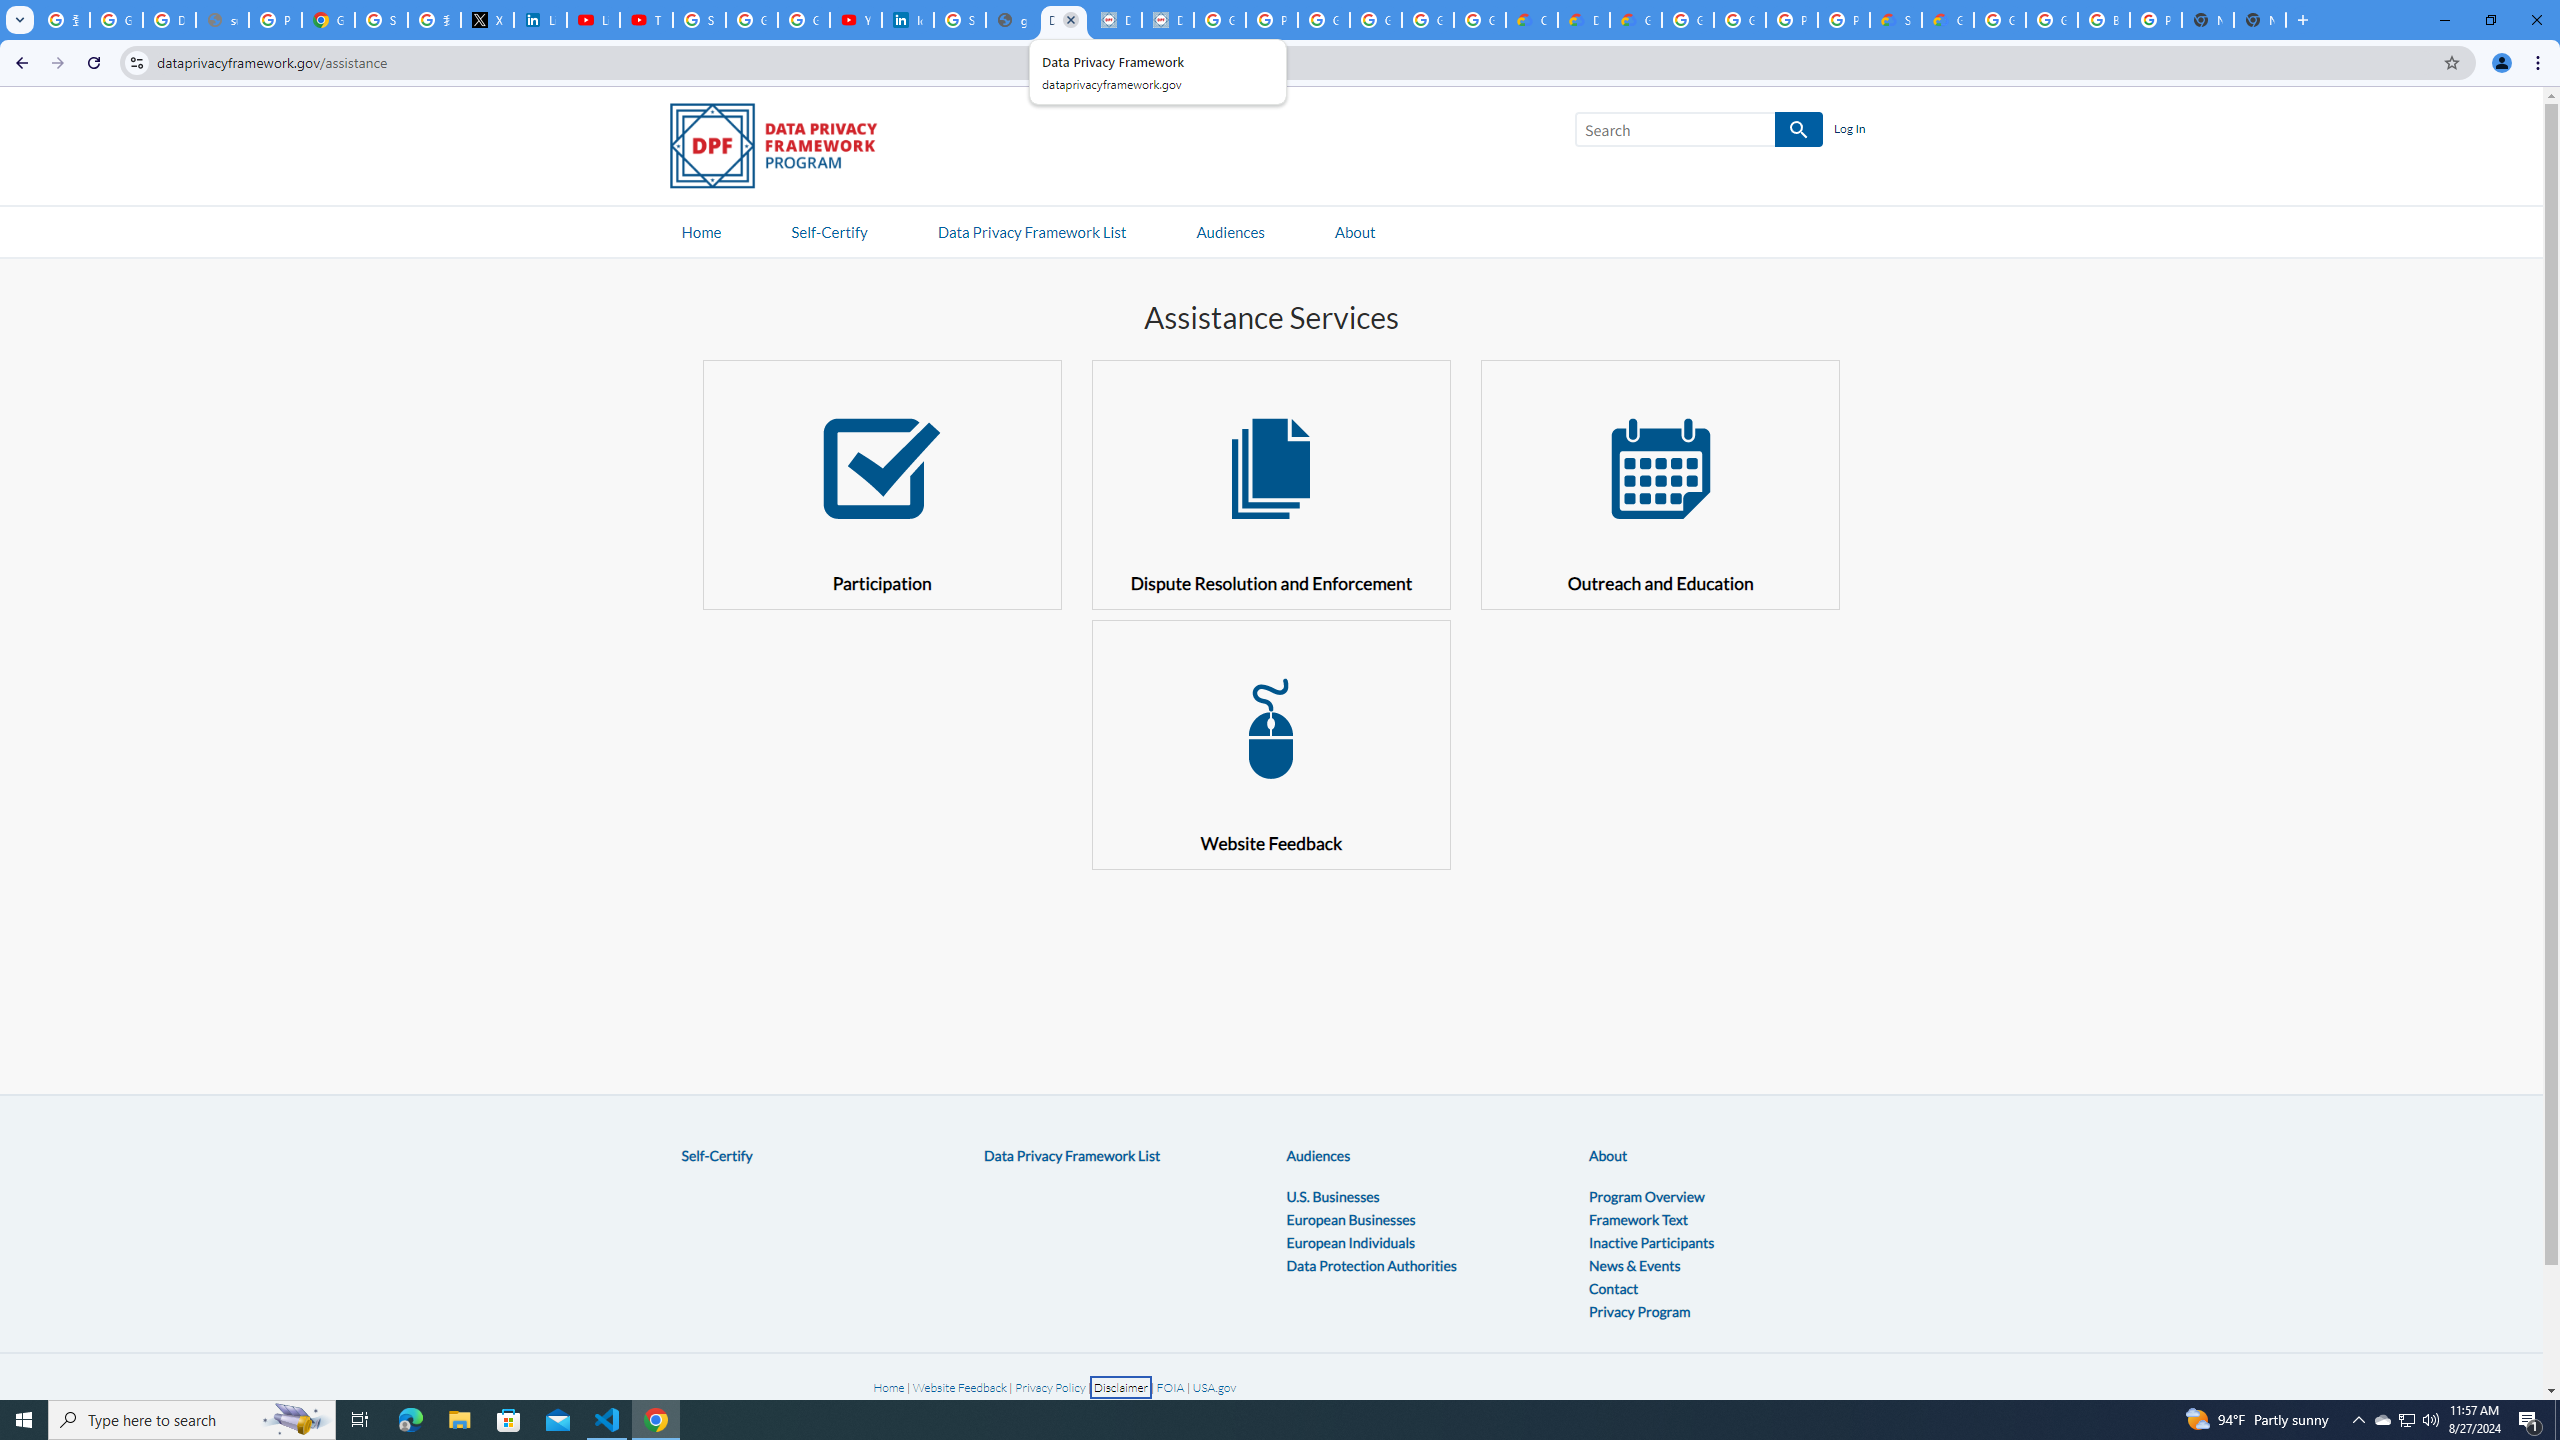 The width and height of the screenshot is (2560, 1440). What do you see at coordinates (221, 19) in the screenshot?
I see `'support.google.com - Network error'` at bounding box center [221, 19].